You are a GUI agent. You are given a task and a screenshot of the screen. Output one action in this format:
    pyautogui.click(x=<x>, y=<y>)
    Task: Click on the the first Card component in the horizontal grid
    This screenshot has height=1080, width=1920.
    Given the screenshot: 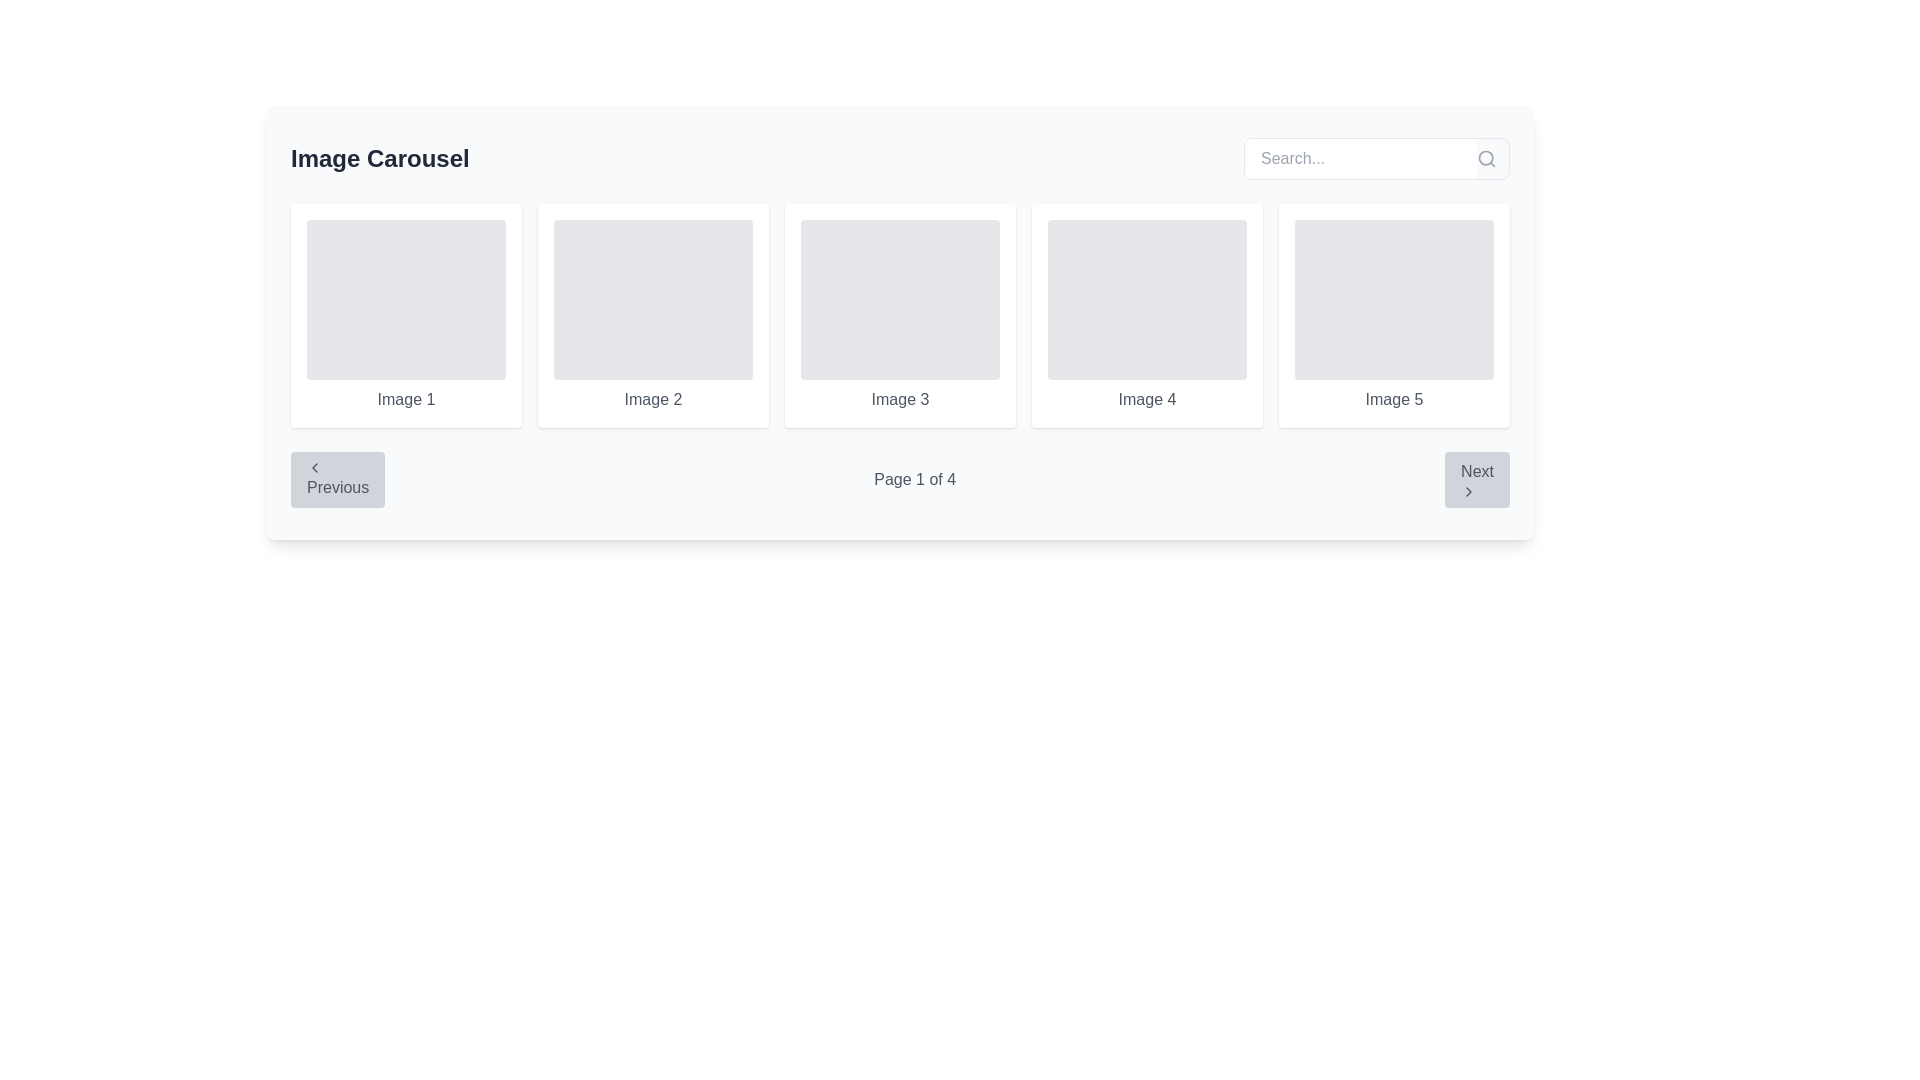 What is the action you would take?
    pyautogui.click(x=405, y=315)
    